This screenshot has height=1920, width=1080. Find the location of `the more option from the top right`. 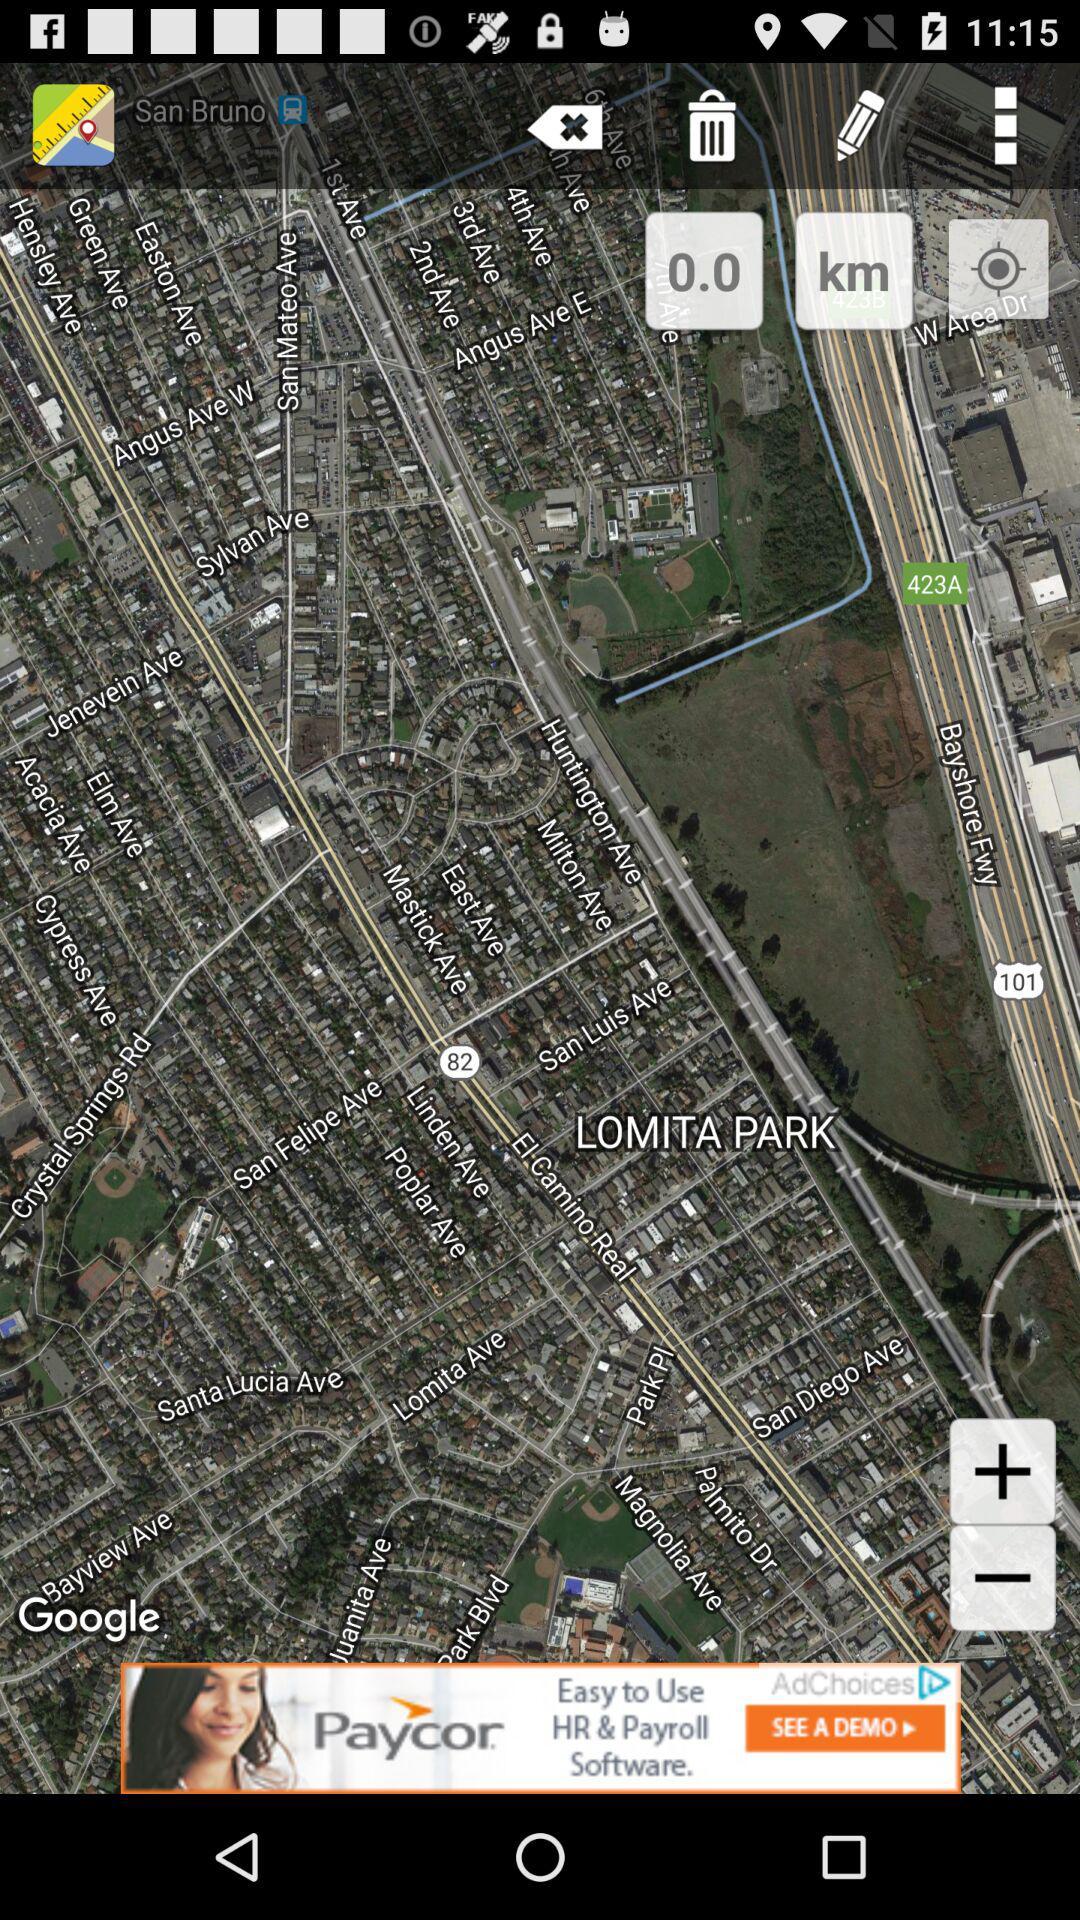

the more option from the top right is located at coordinates (1006, 124).